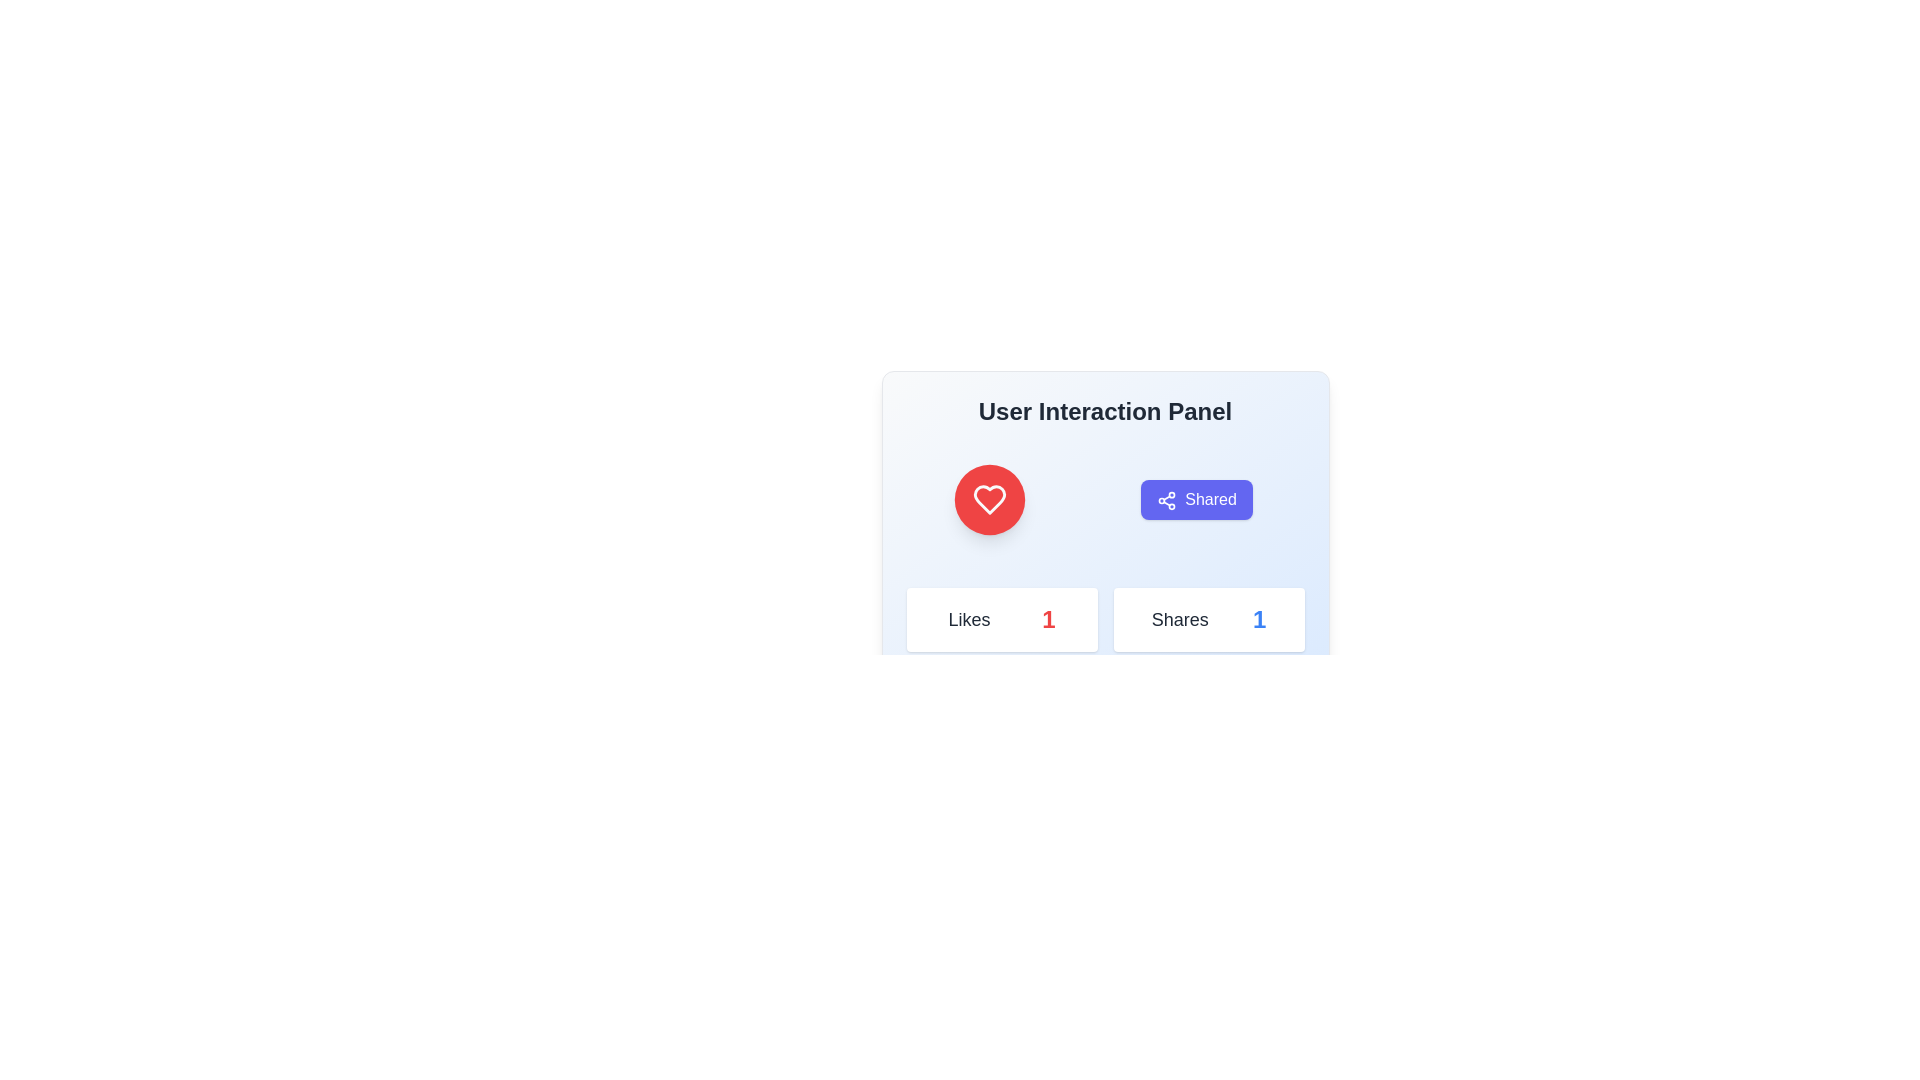 Image resolution: width=1920 pixels, height=1080 pixels. Describe the element at coordinates (969, 619) in the screenshot. I see `text label that displays 'Likes', which is located on the left side of a panel next to a bold numerical value '1'` at that location.